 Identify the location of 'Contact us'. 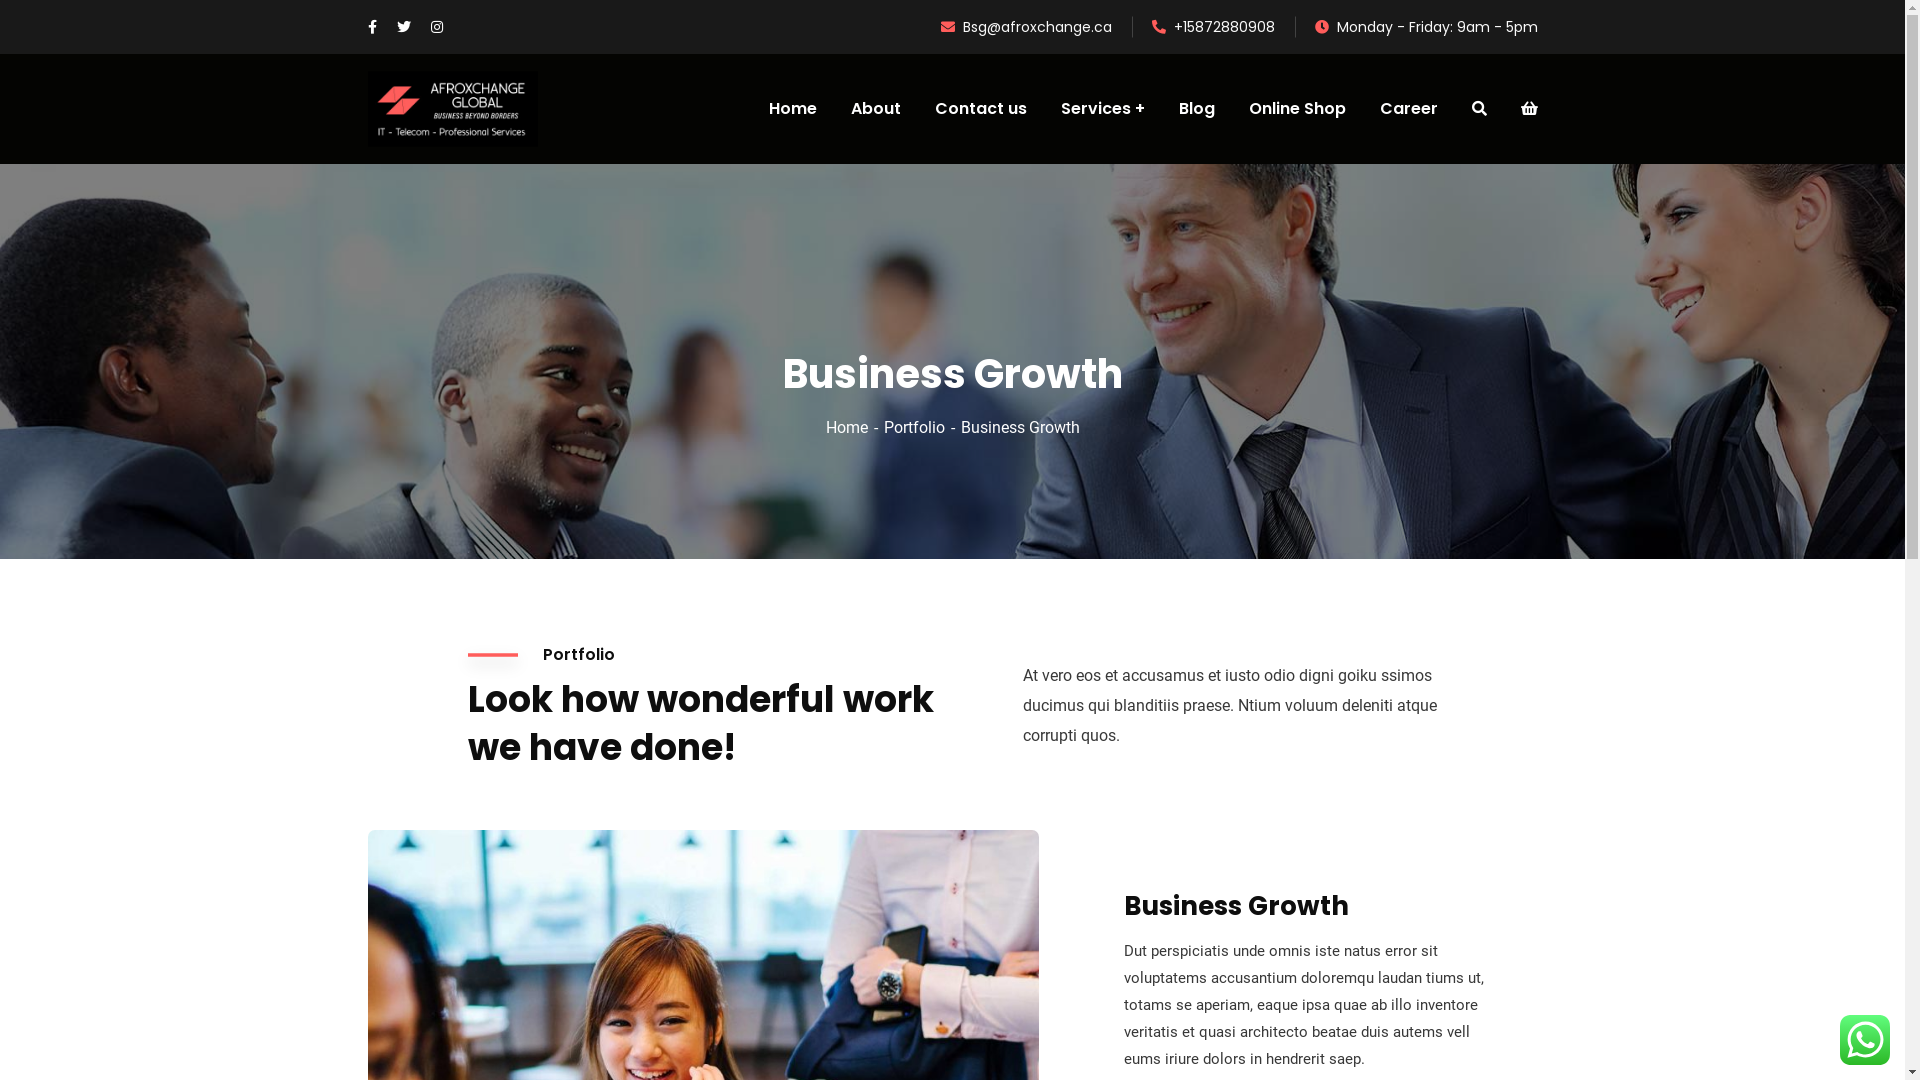
(979, 108).